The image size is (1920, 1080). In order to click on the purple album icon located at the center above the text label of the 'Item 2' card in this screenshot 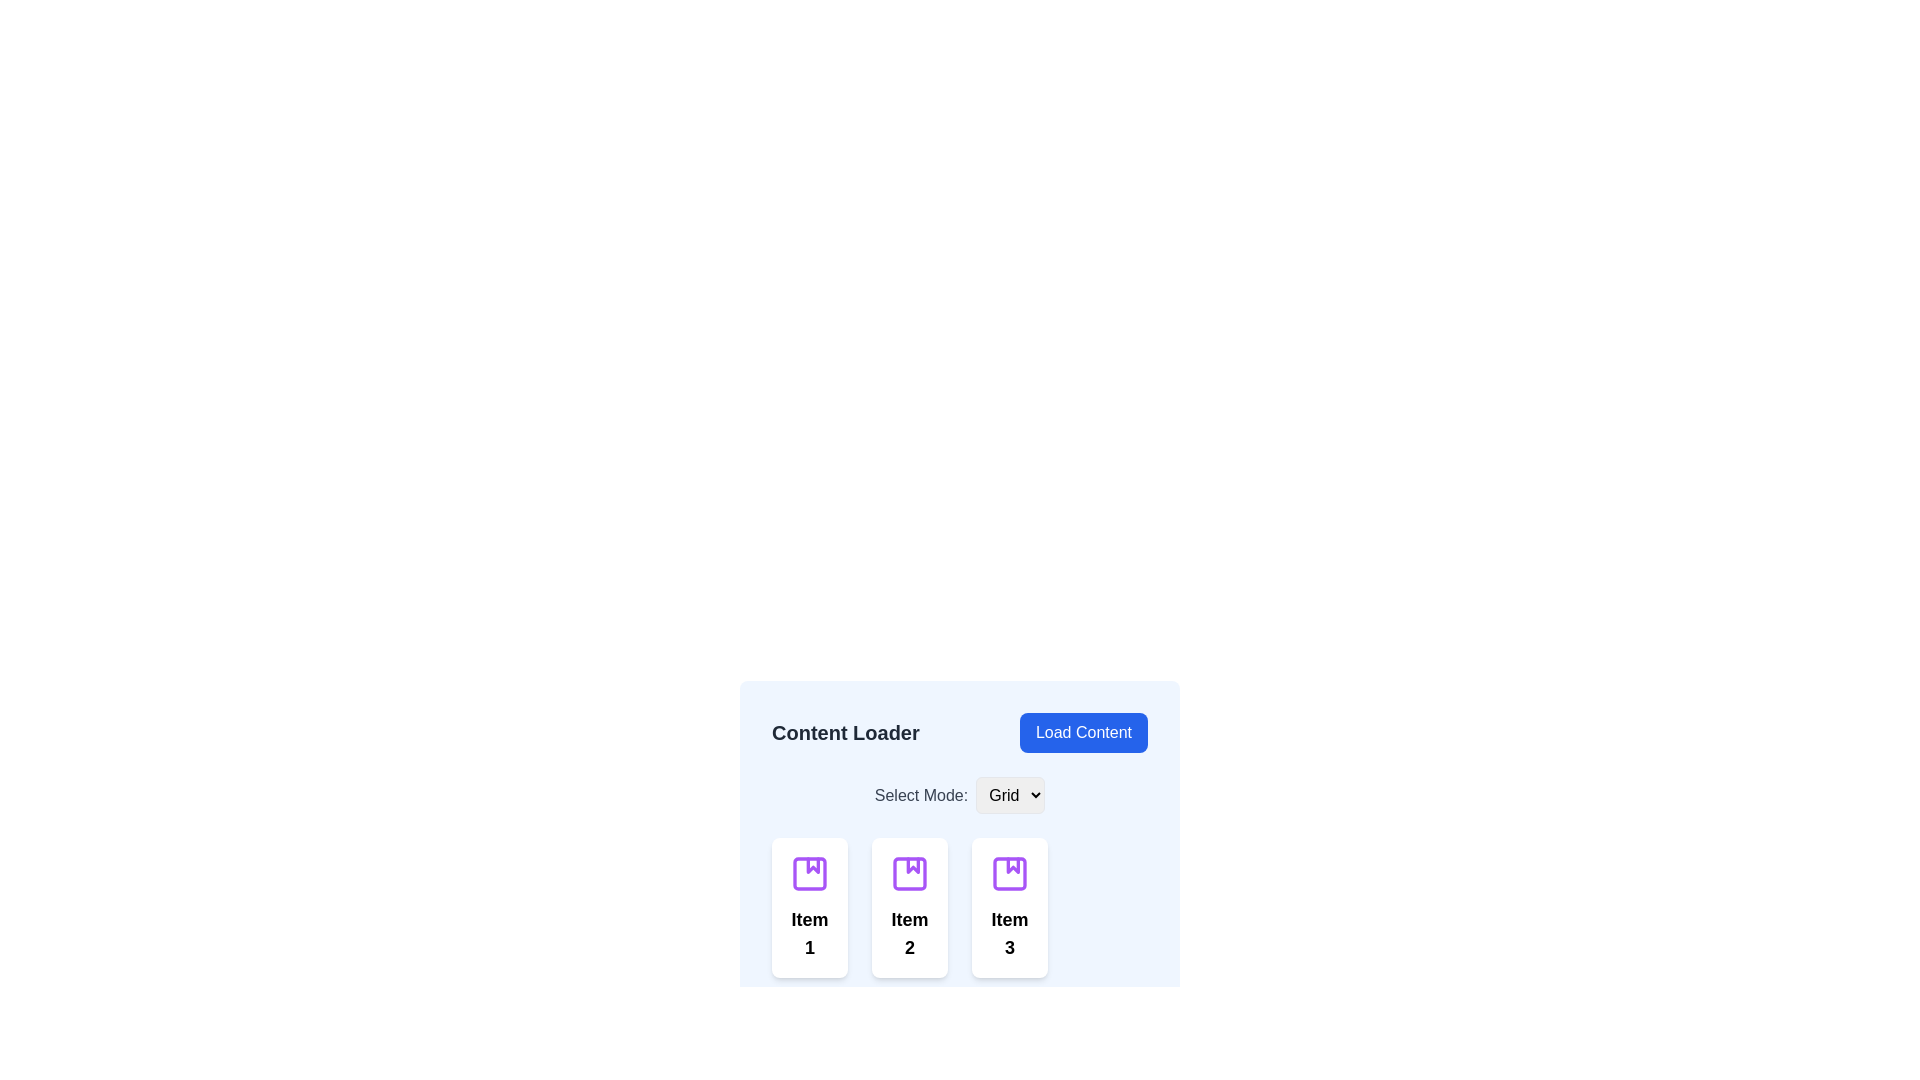, I will do `click(909, 873)`.